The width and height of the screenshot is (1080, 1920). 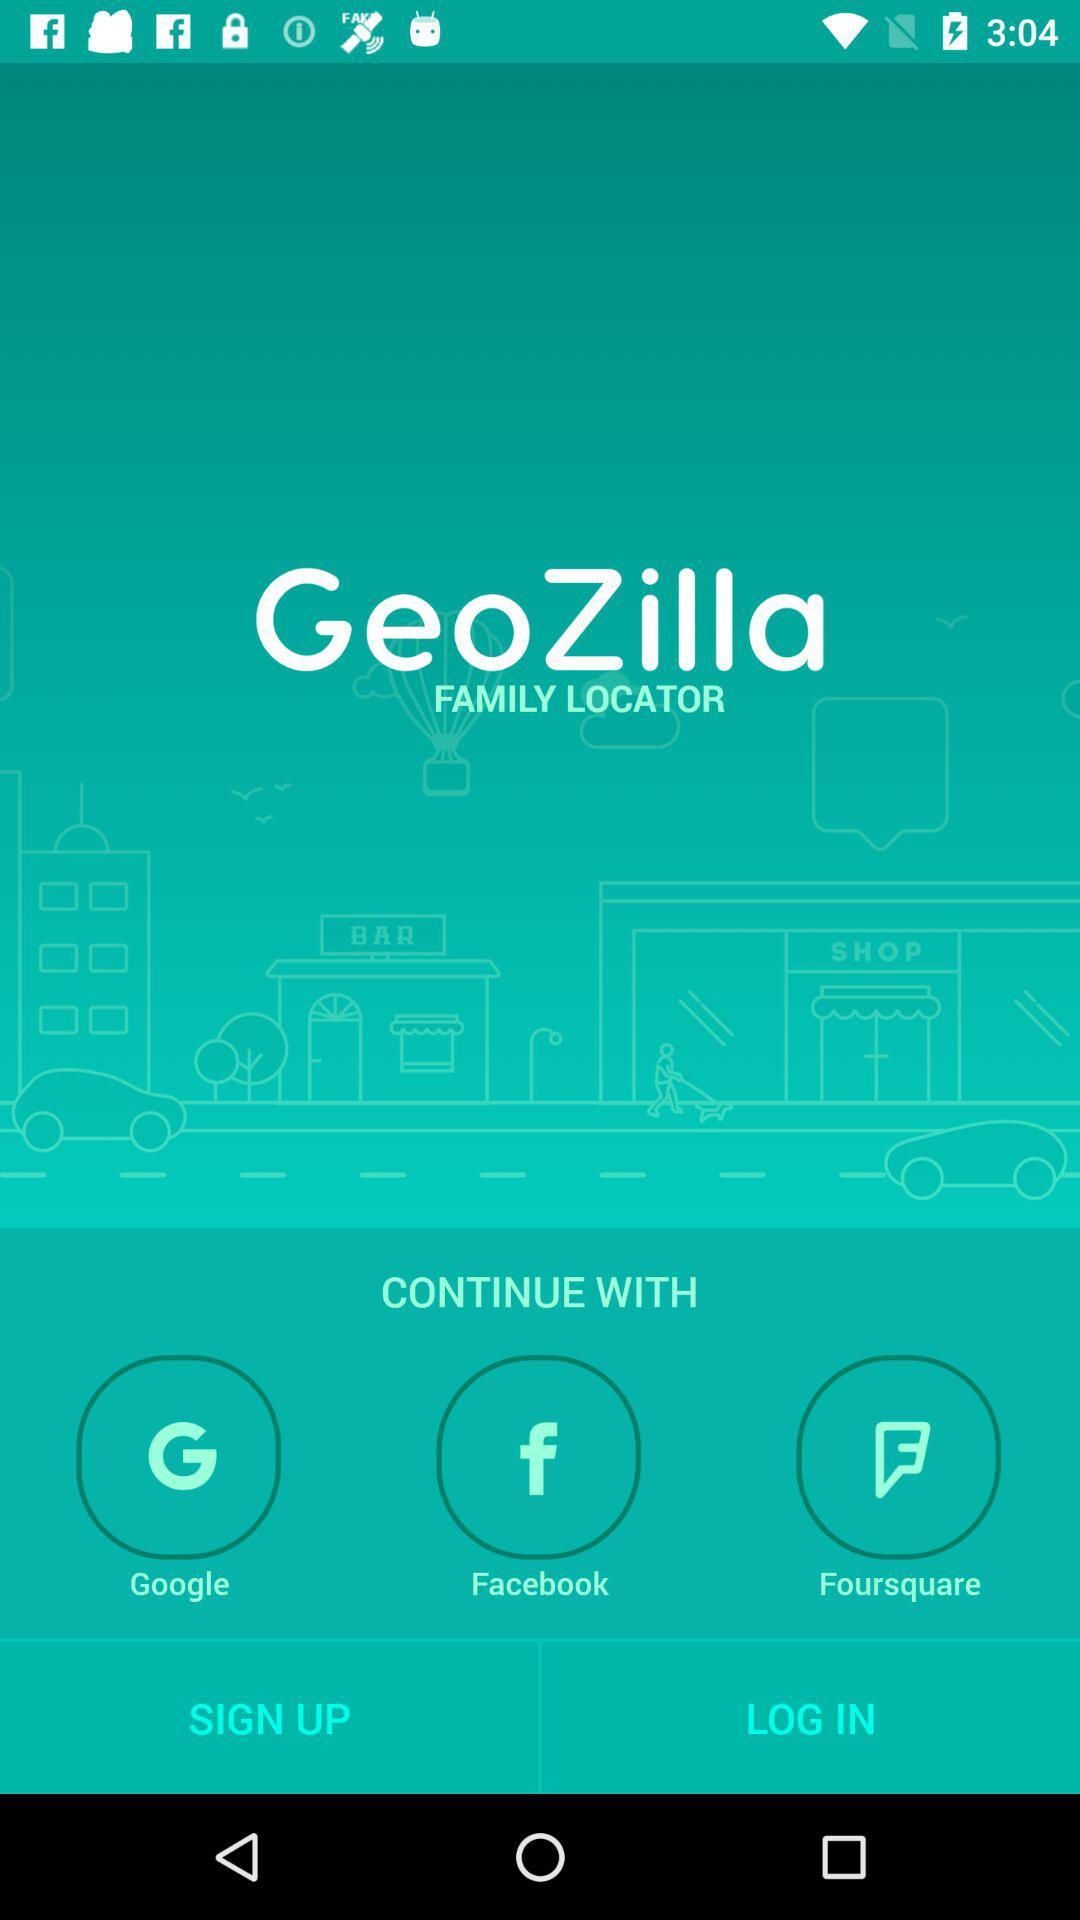 What do you see at coordinates (538, 1457) in the screenshot?
I see `the facebook icon` at bounding box center [538, 1457].